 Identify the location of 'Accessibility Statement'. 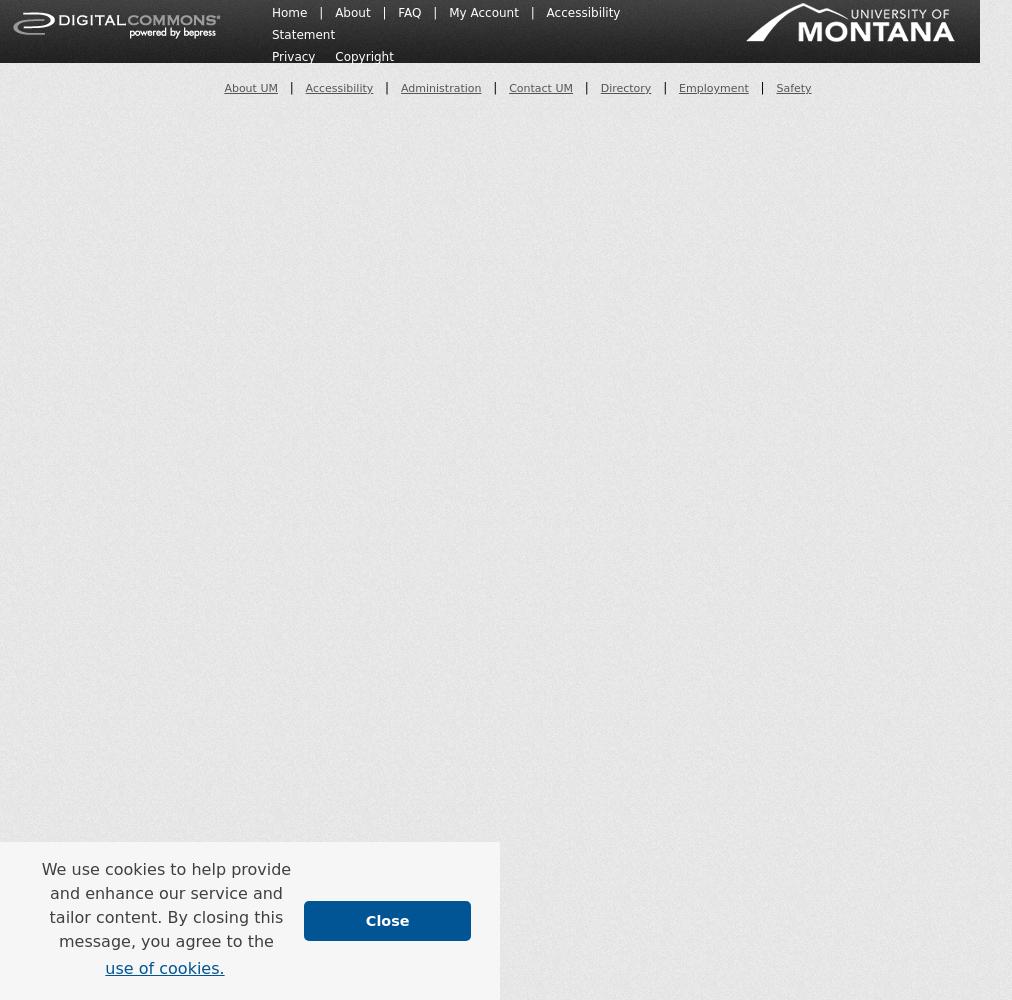
(271, 23).